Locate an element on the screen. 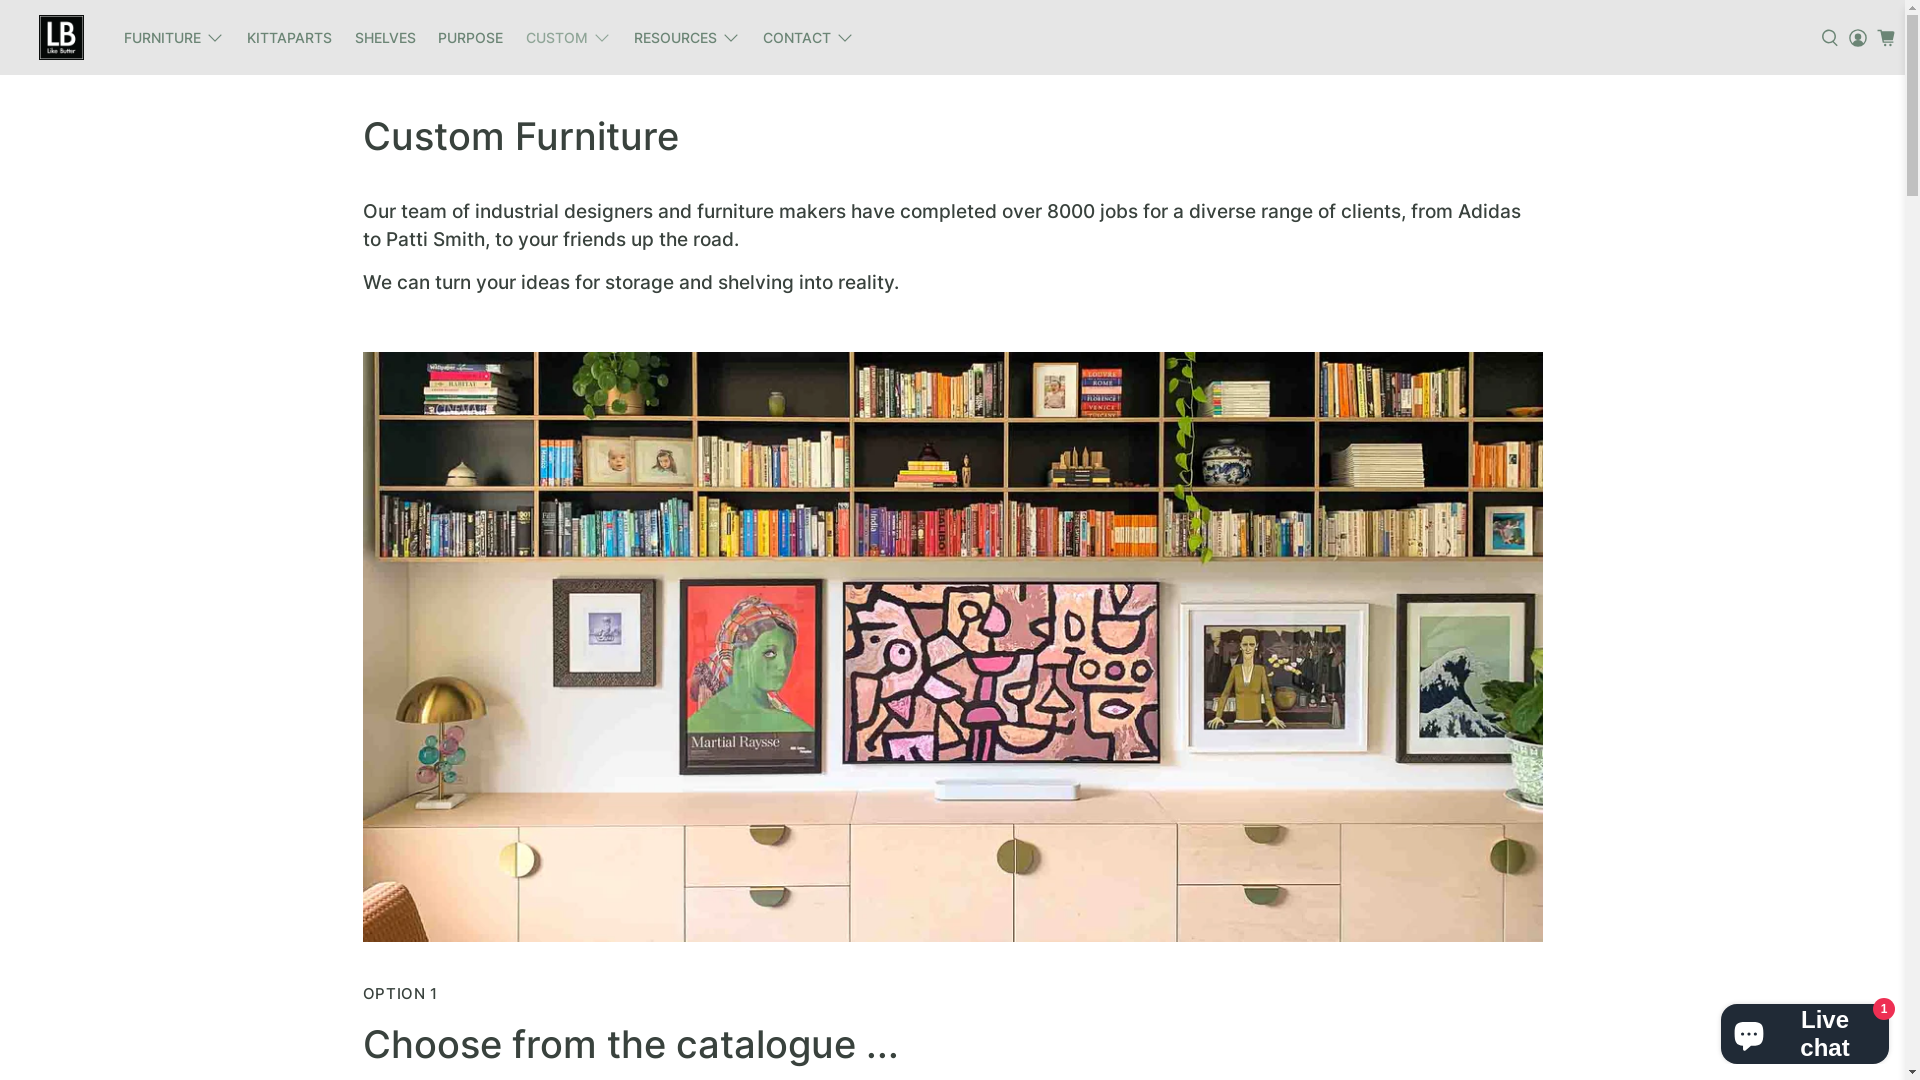 The width and height of the screenshot is (1920, 1080). 'Shopify online store chat' is located at coordinates (1804, 1029).